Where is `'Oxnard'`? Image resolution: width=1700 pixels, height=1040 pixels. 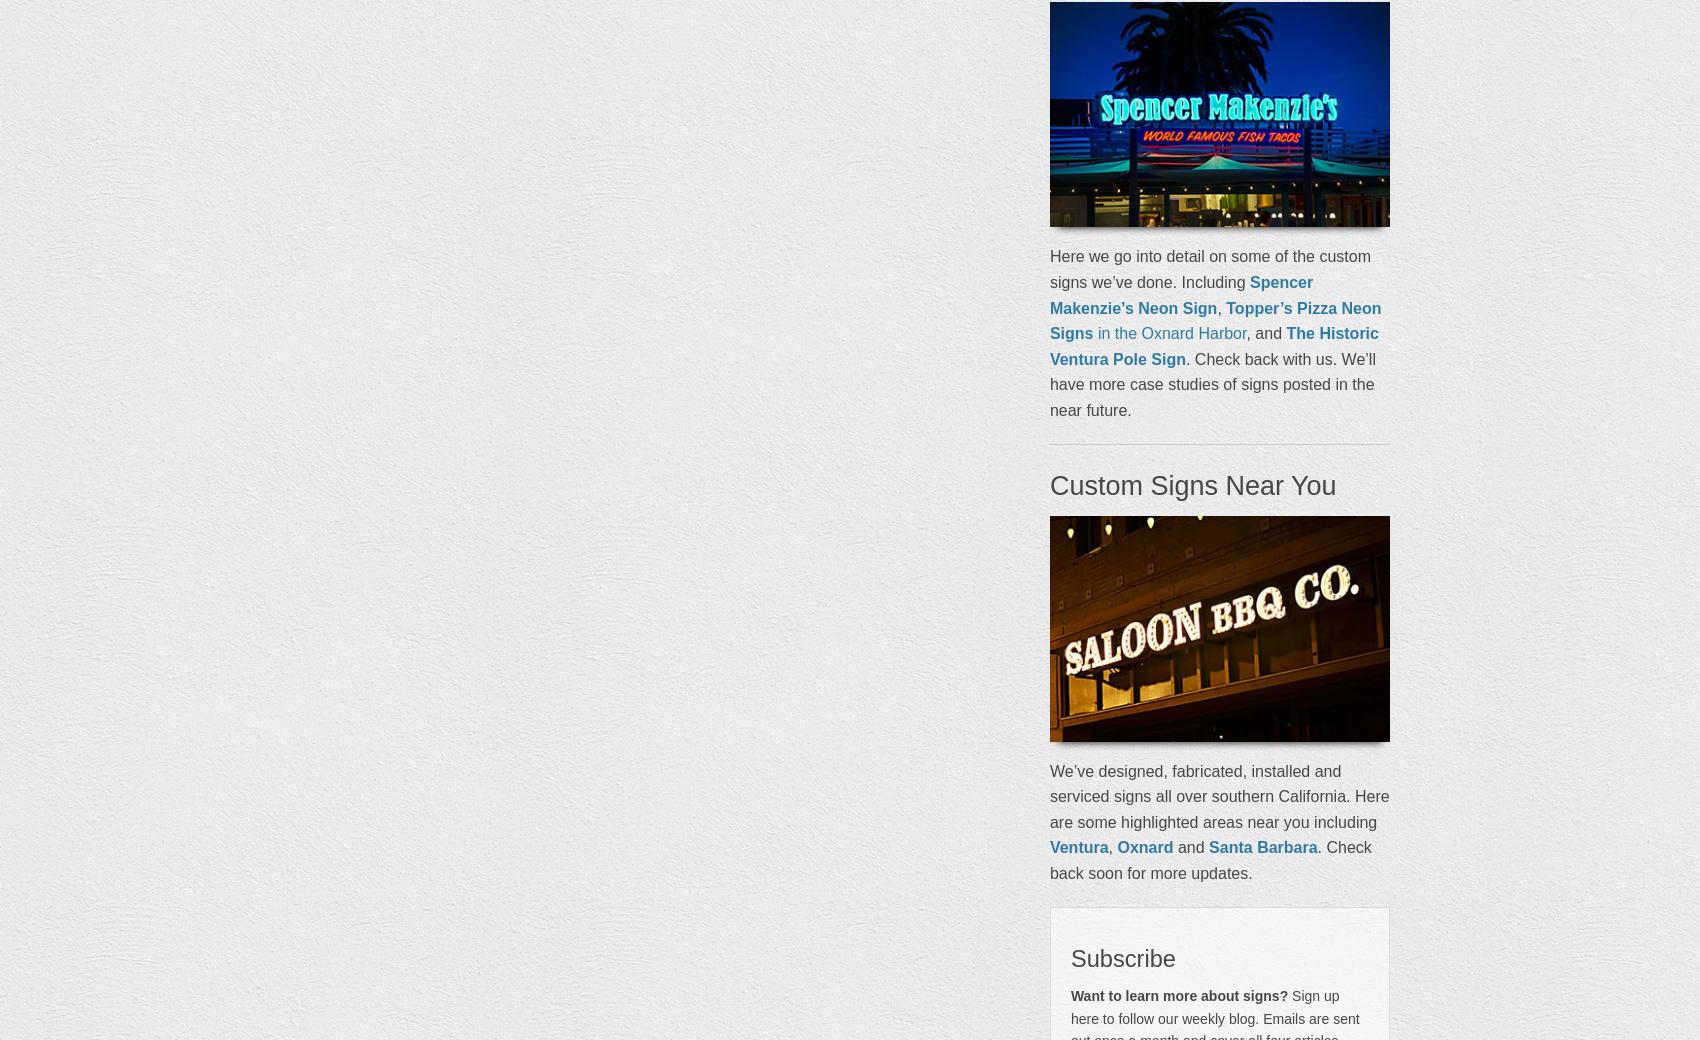 'Oxnard' is located at coordinates (1144, 846).